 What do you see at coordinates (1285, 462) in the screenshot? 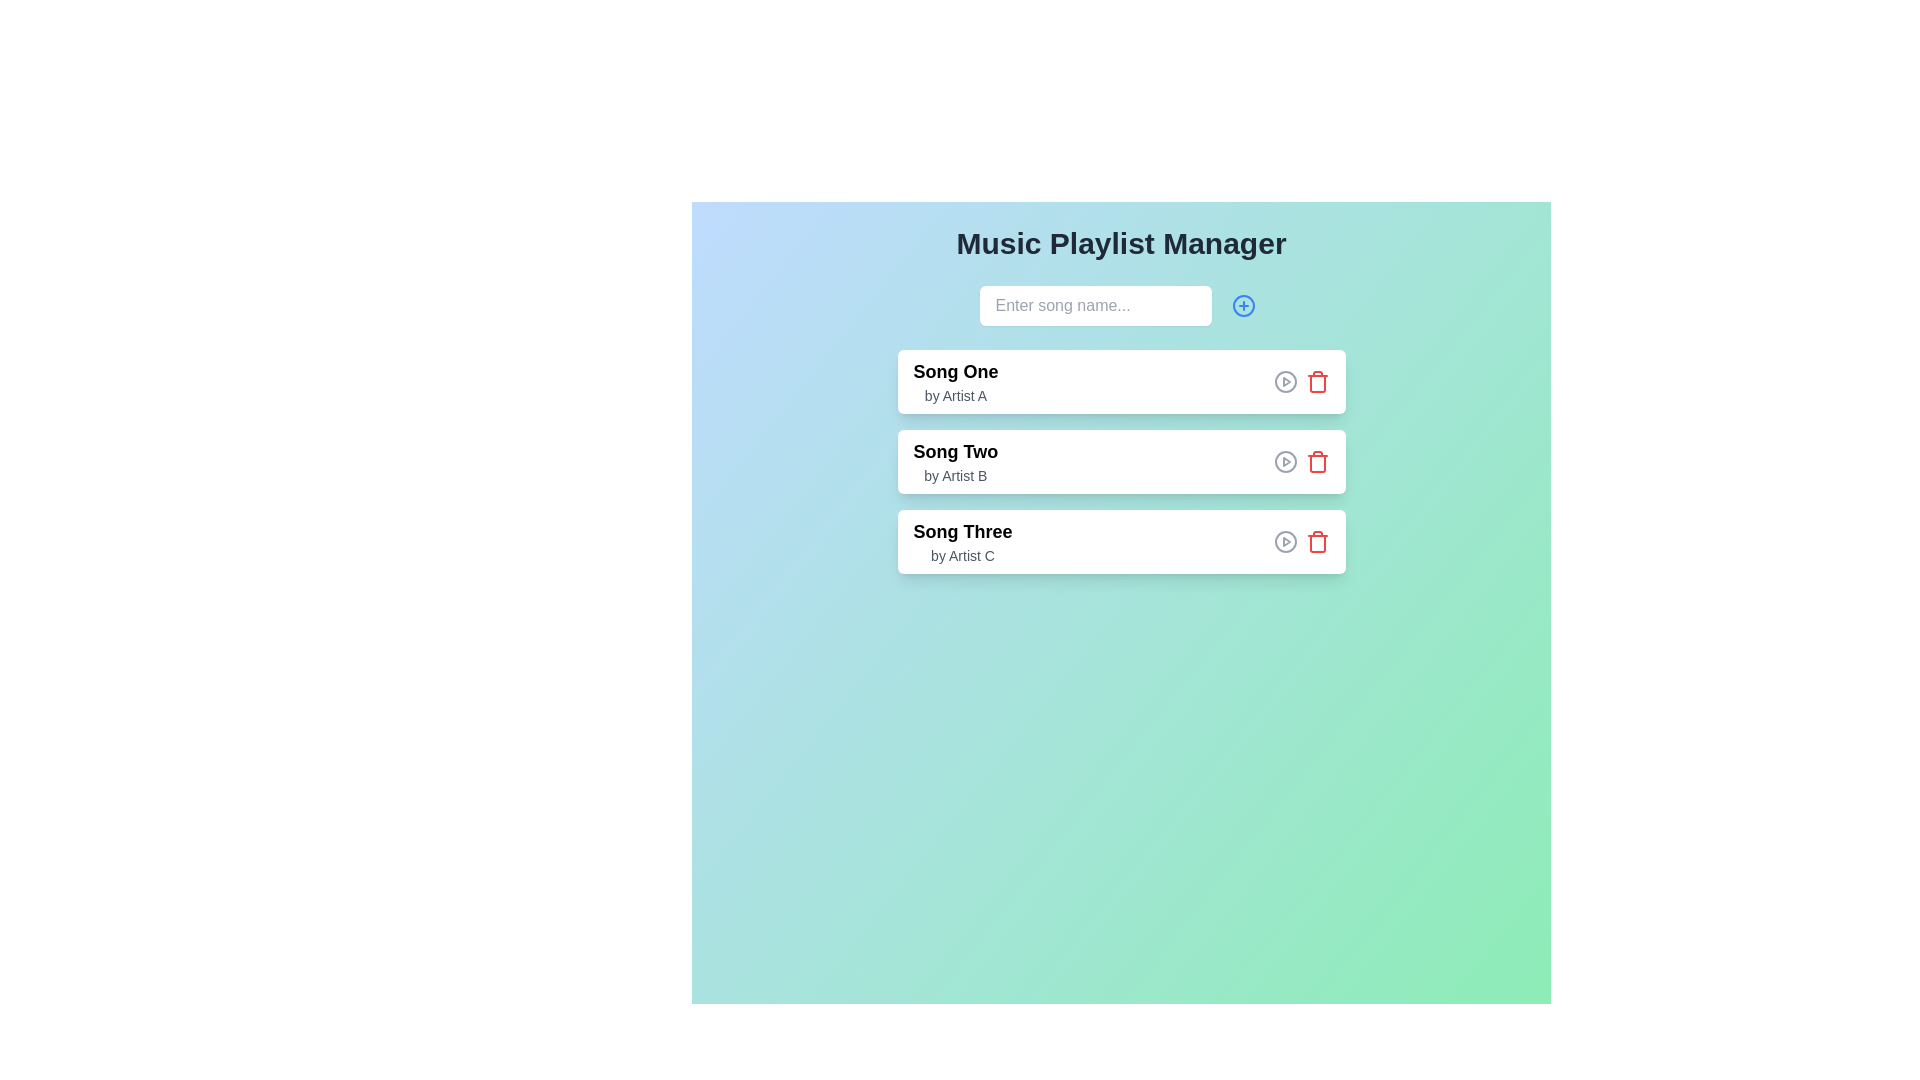
I see `the circular SVG element styled as a thin stroke circle, which is part of the play button located on the right side of the 'Song One' list item` at bounding box center [1285, 462].